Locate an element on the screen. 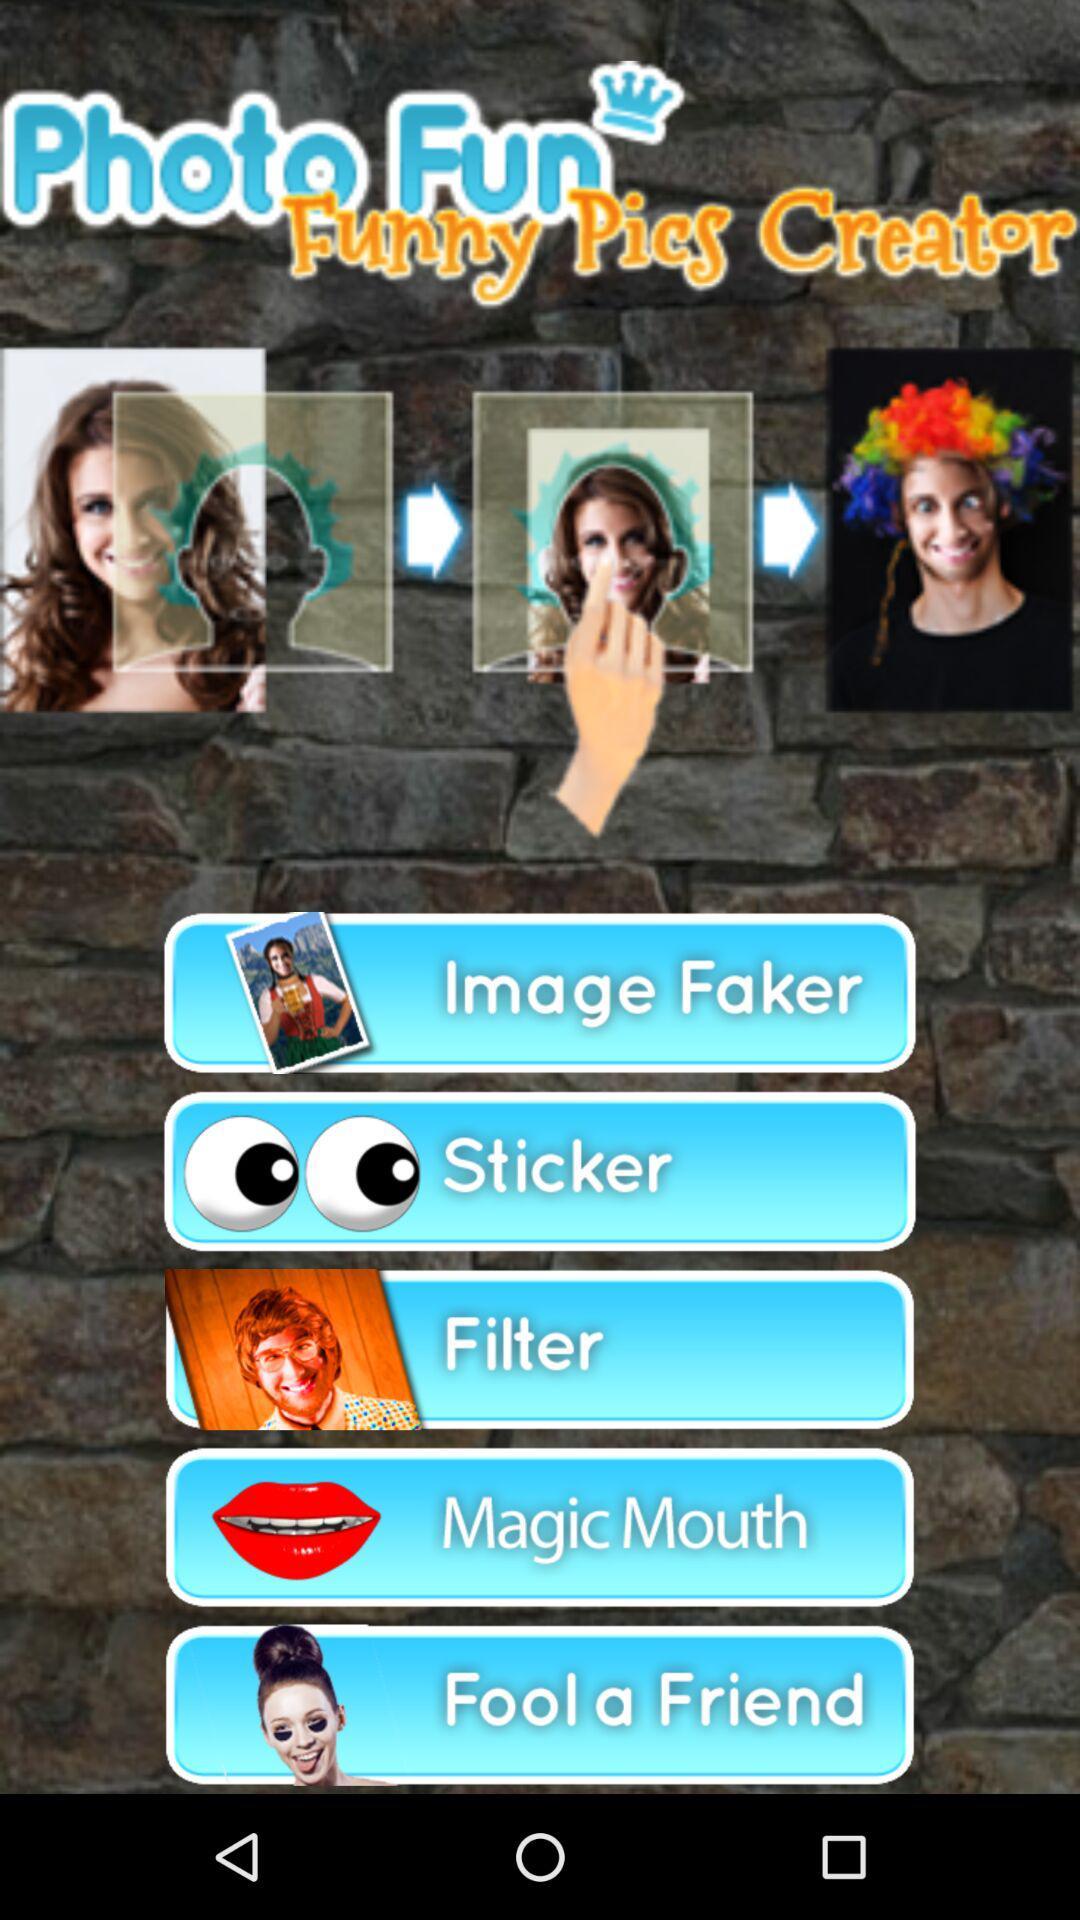 The image size is (1080, 1920). to select magic mouth and process particular option is located at coordinates (540, 1526).